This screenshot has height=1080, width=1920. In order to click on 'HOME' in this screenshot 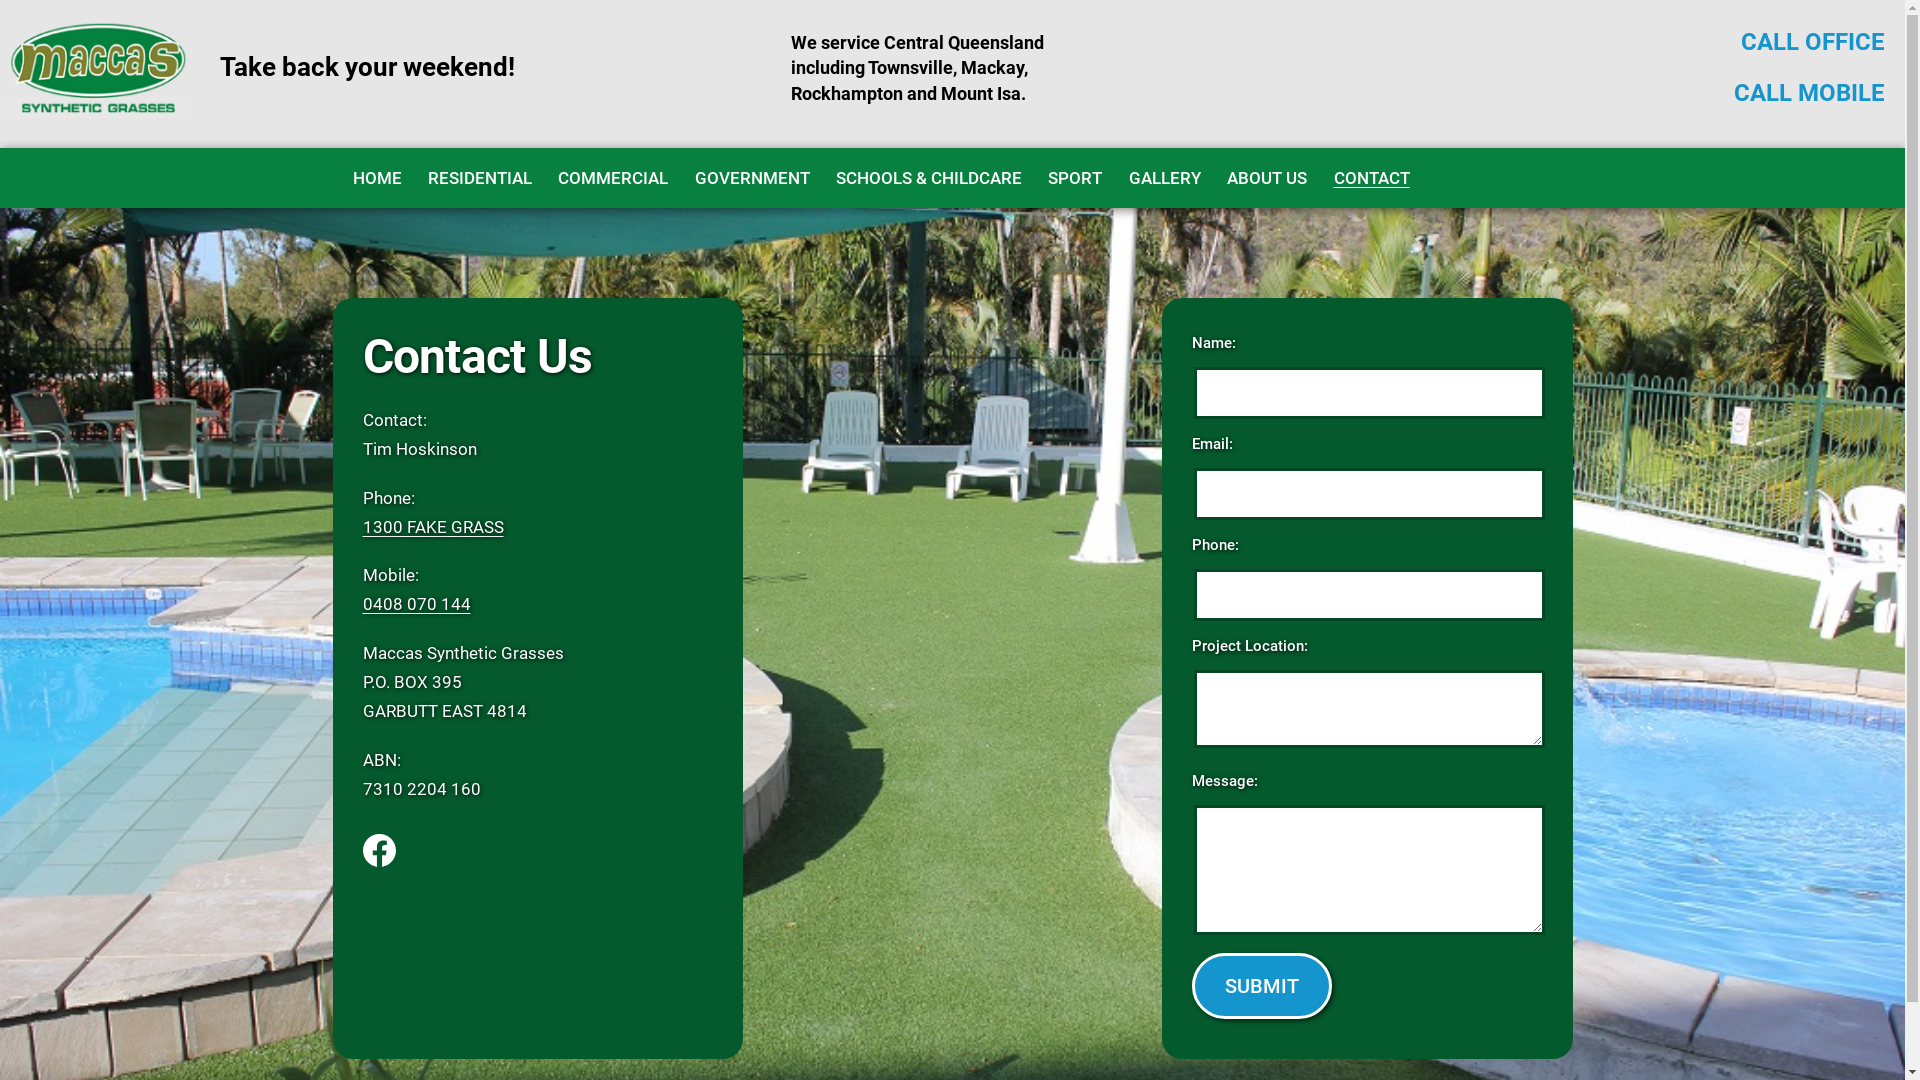, I will do `click(376, 176)`.